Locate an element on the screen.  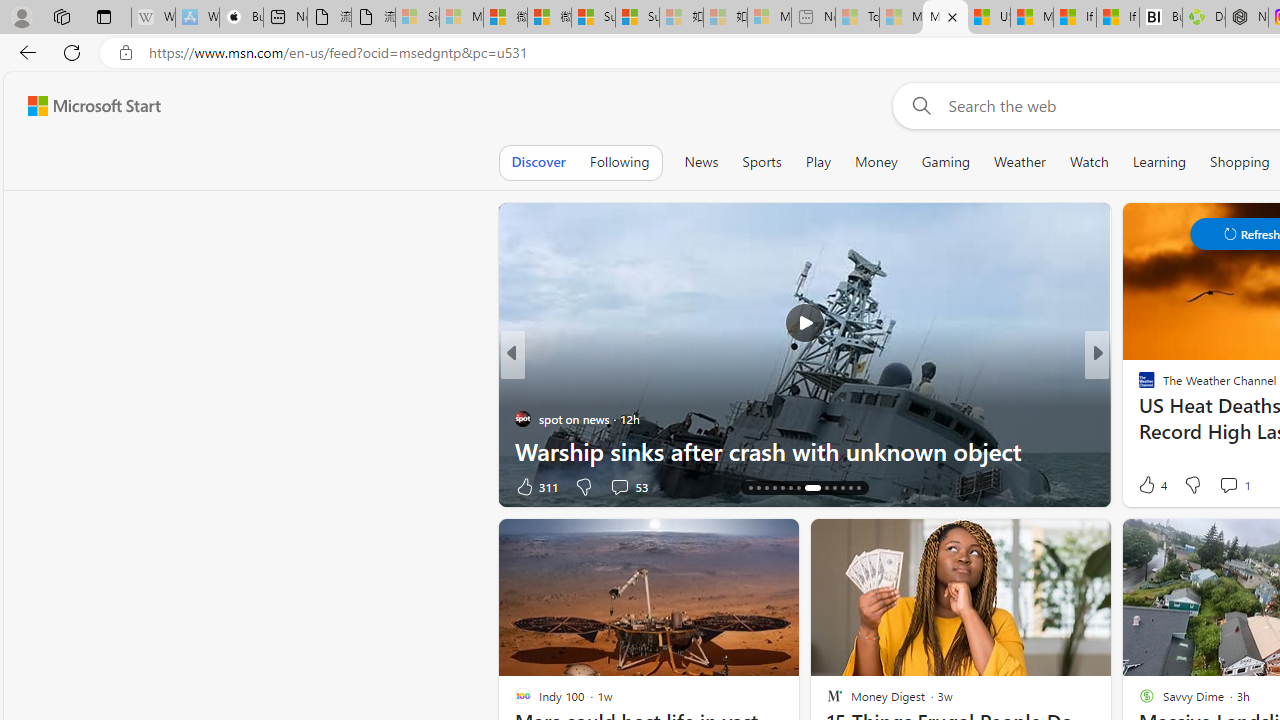
'Top Stories - MSN - Sleeping' is located at coordinates (857, 17).